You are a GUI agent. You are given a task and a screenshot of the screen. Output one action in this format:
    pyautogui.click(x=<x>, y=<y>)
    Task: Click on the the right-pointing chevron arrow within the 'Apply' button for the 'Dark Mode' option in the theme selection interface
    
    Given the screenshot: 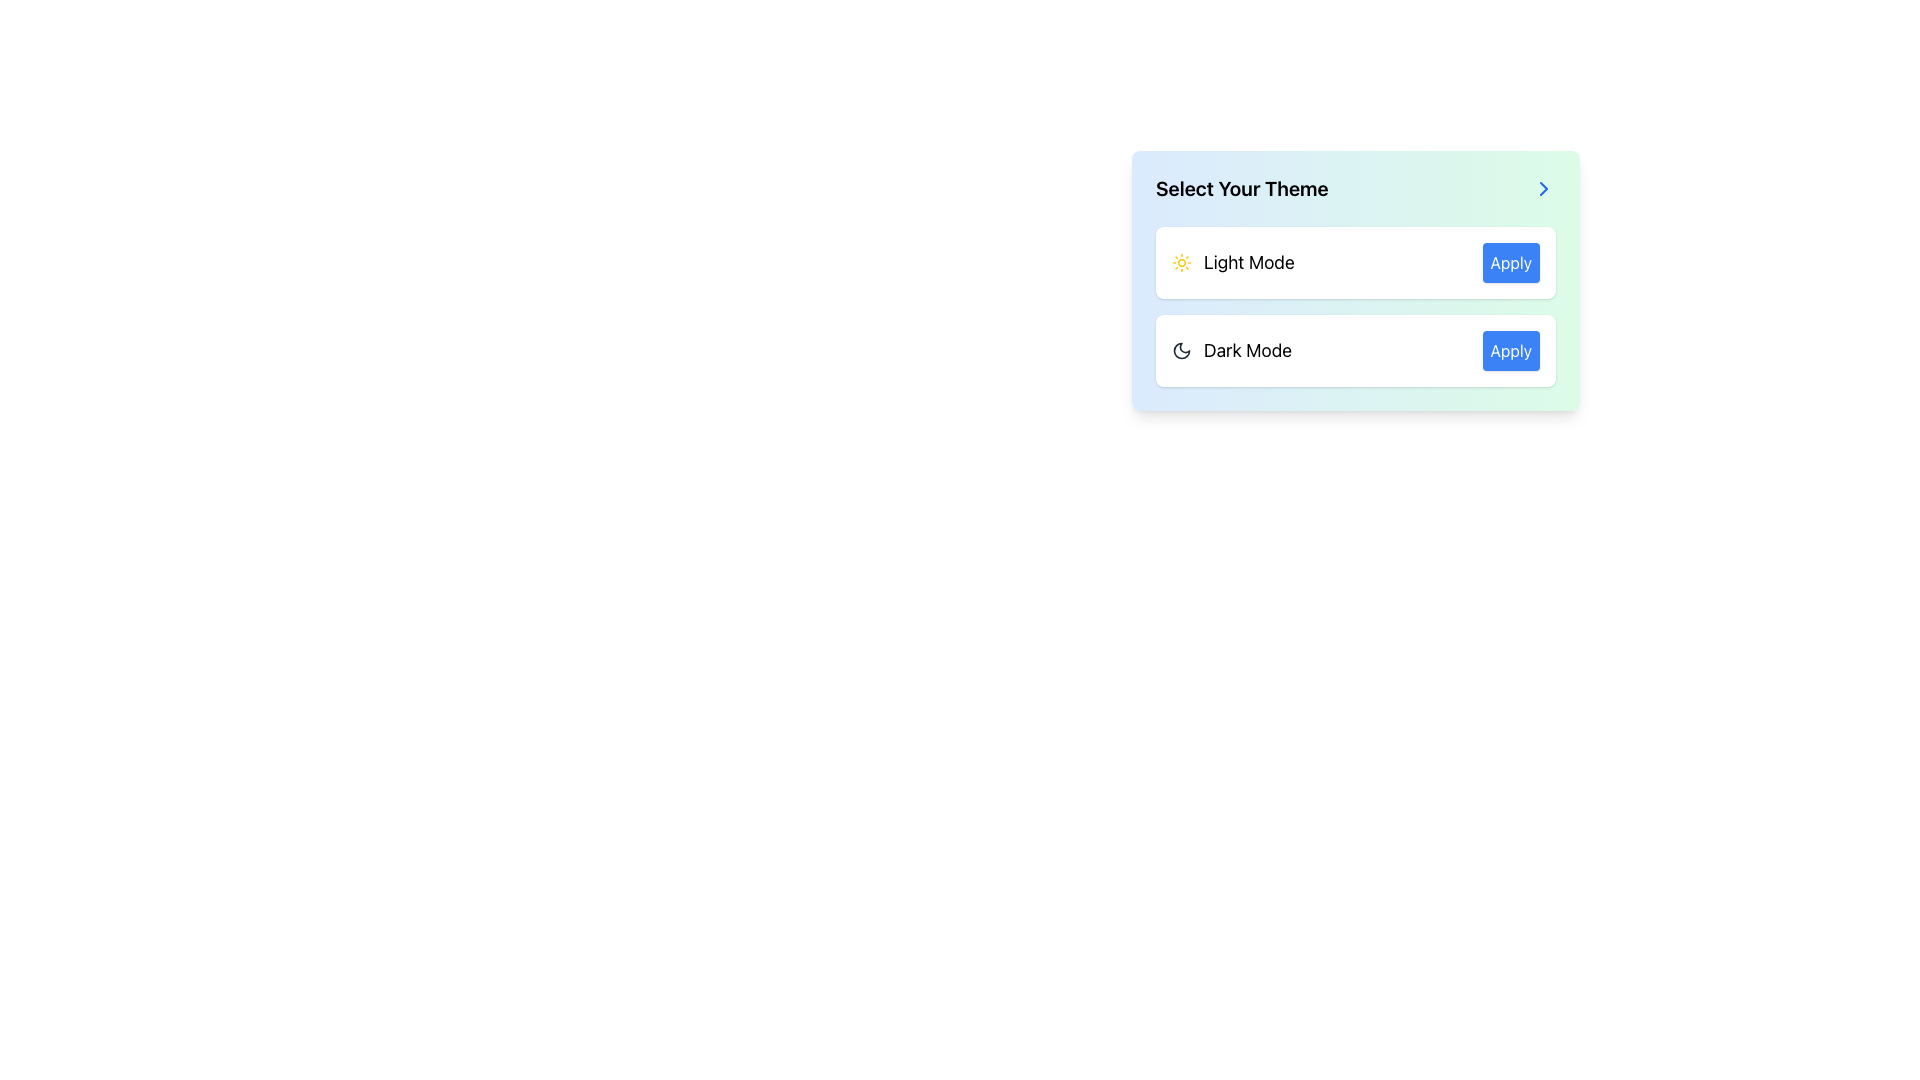 What is the action you would take?
    pyautogui.click(x=1543, y=189)
    